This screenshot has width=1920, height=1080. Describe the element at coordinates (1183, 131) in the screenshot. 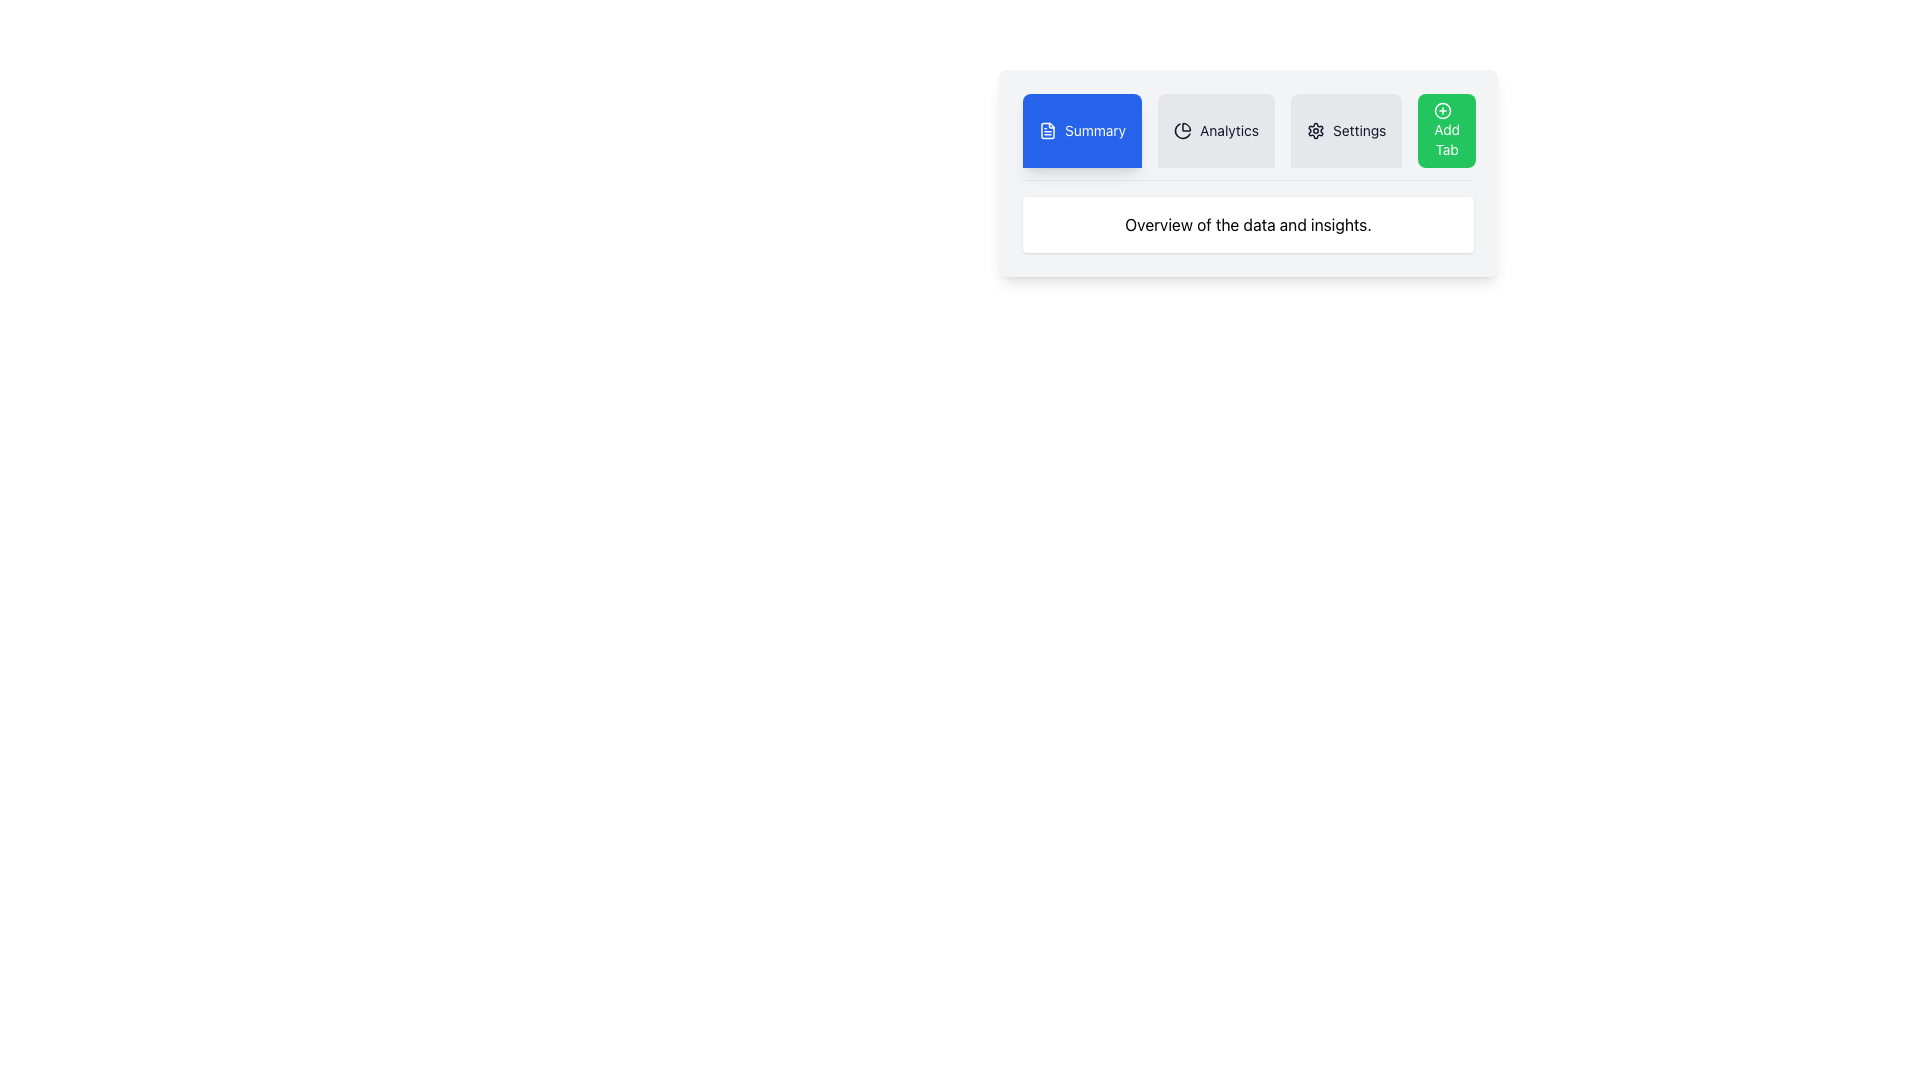

I see `the pie chart icon within the 'Analytics' button, which is the second button in a row of four buttons` at that location.